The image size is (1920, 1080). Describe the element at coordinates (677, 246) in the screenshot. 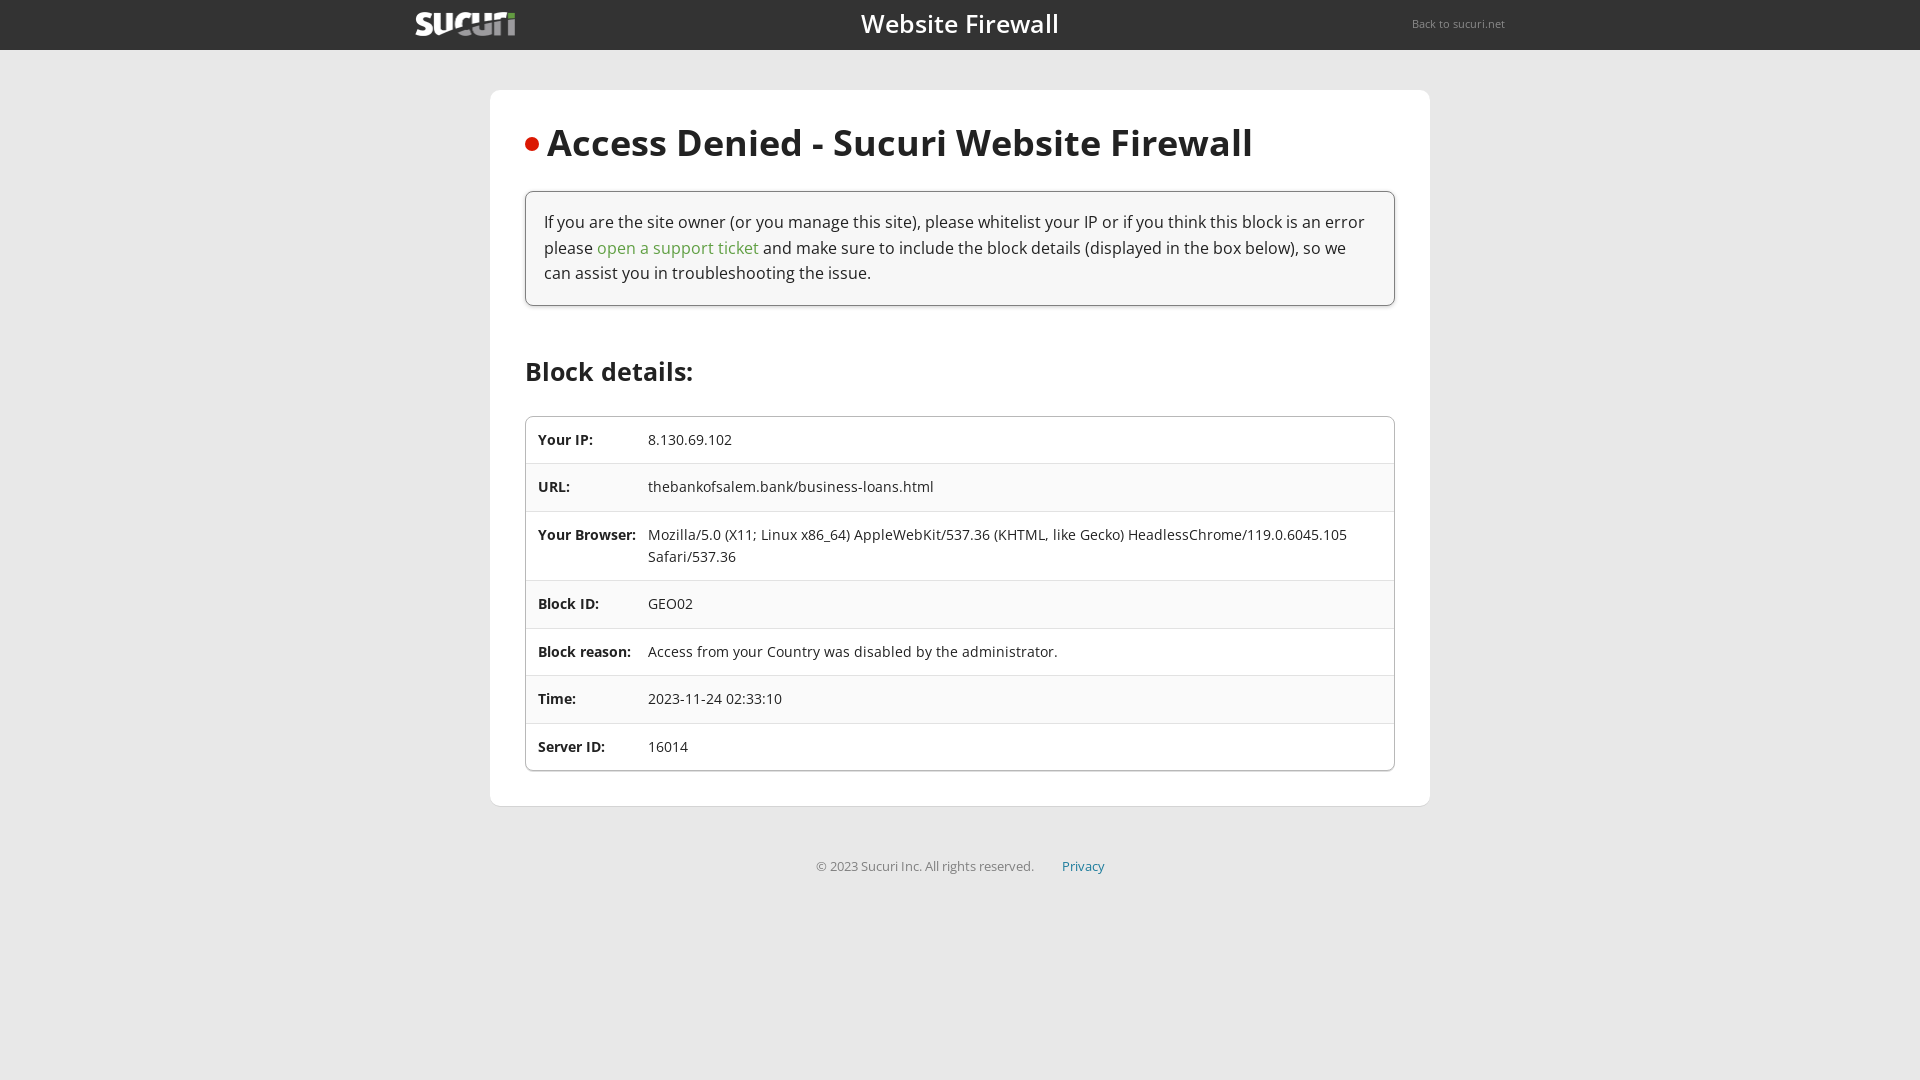

I see `'open a support ticket'` at that location.